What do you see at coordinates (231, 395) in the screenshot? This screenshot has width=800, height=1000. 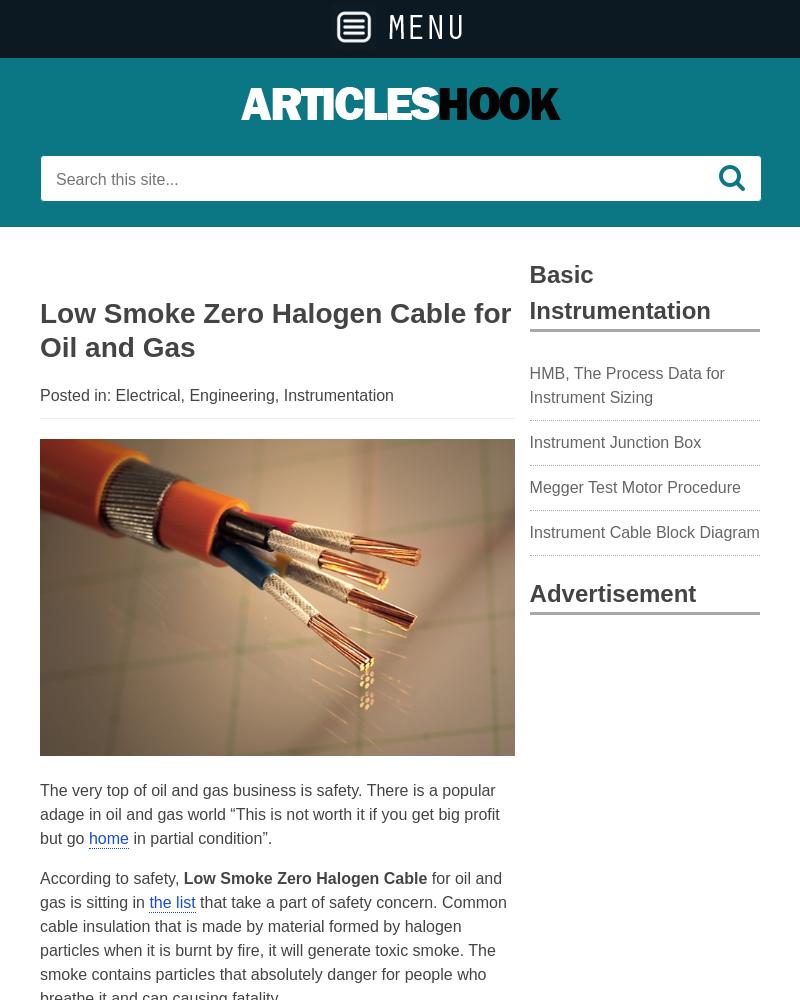 I see `'Engineering'` at bounding box center [231, 395].